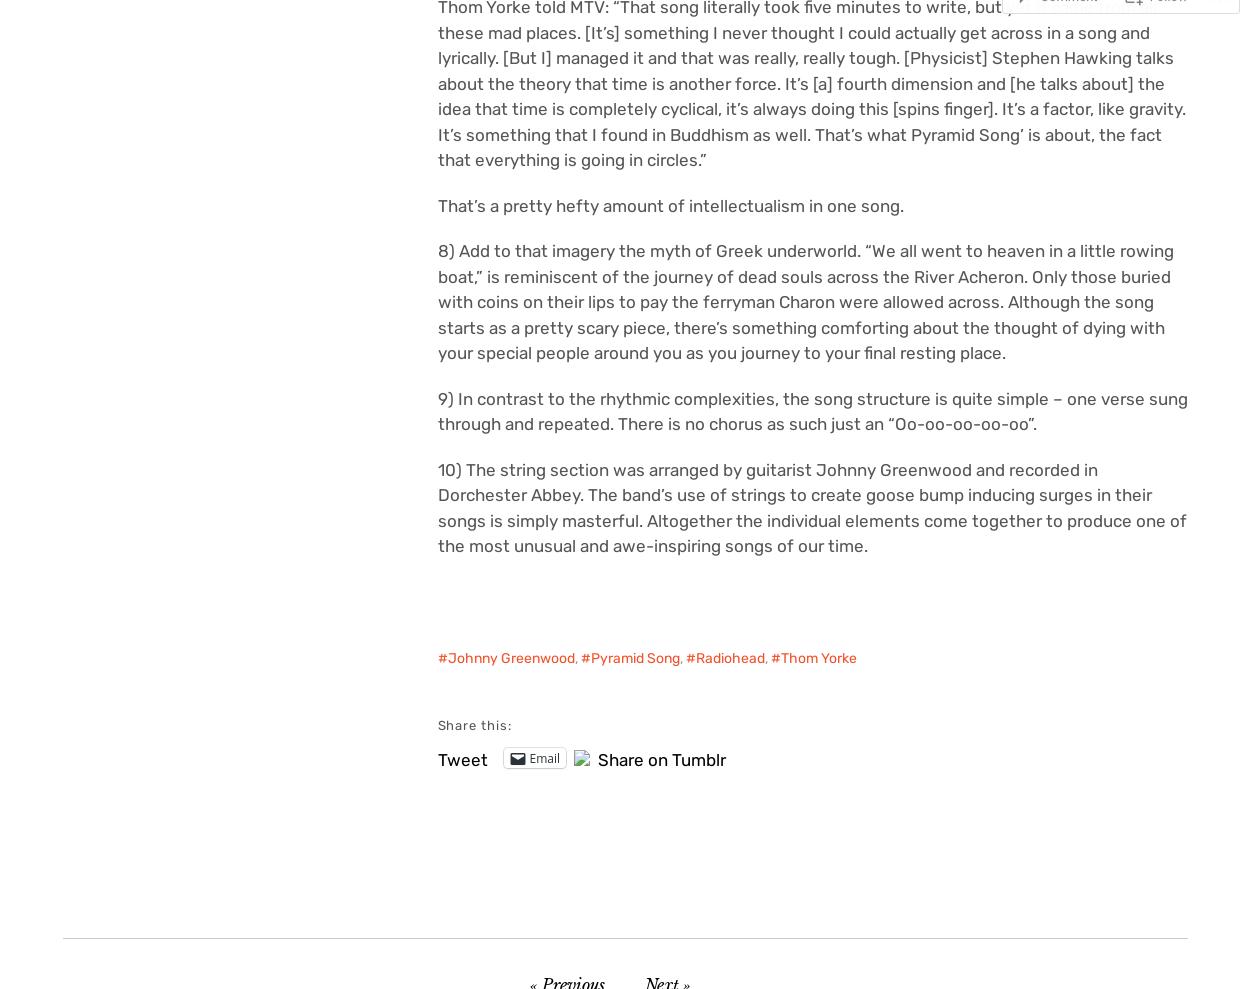 Image resolution: width=1250 pixels, height=989 pixels. I want to click on 'Thom Yorke', so click(817, 658).